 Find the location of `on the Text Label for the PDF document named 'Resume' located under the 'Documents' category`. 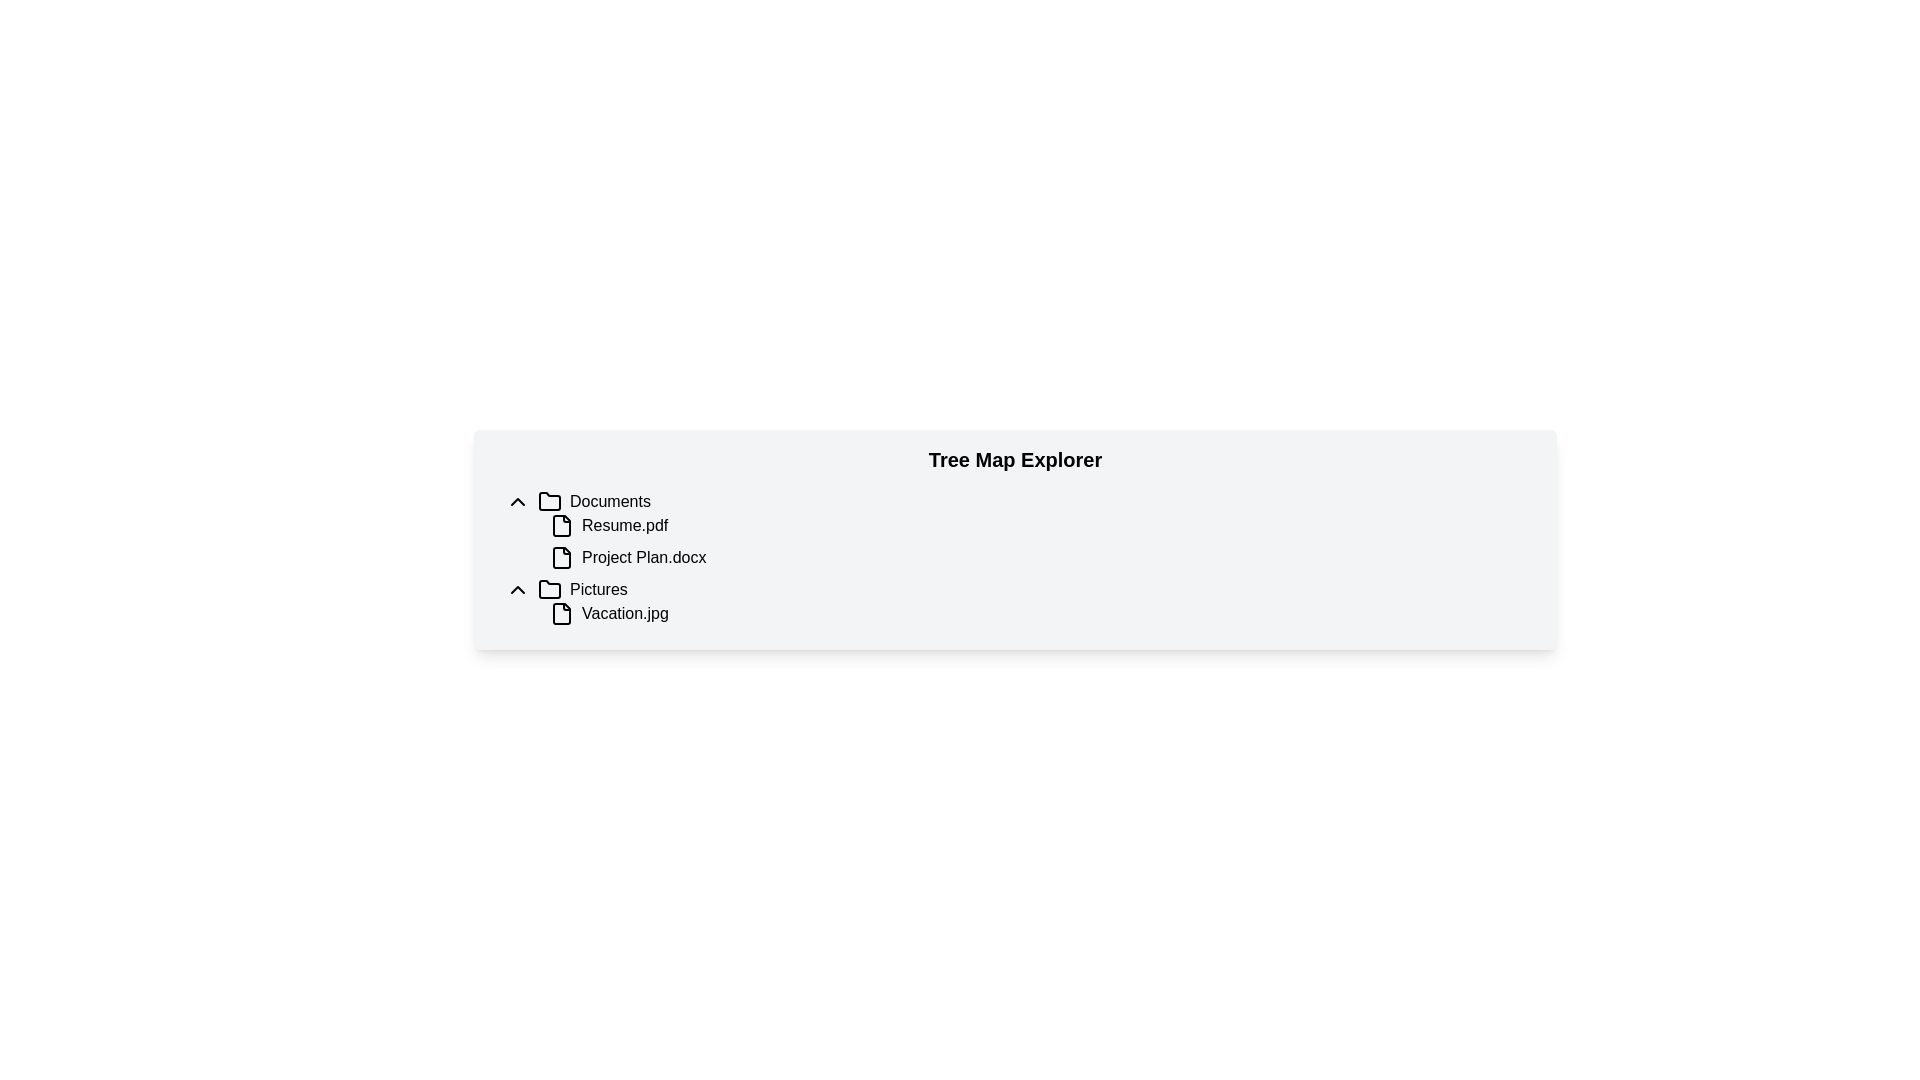

on the Text Label for the PDF document named 'Resume' located under the 'Documents' category is located at coordinates (623, 524).